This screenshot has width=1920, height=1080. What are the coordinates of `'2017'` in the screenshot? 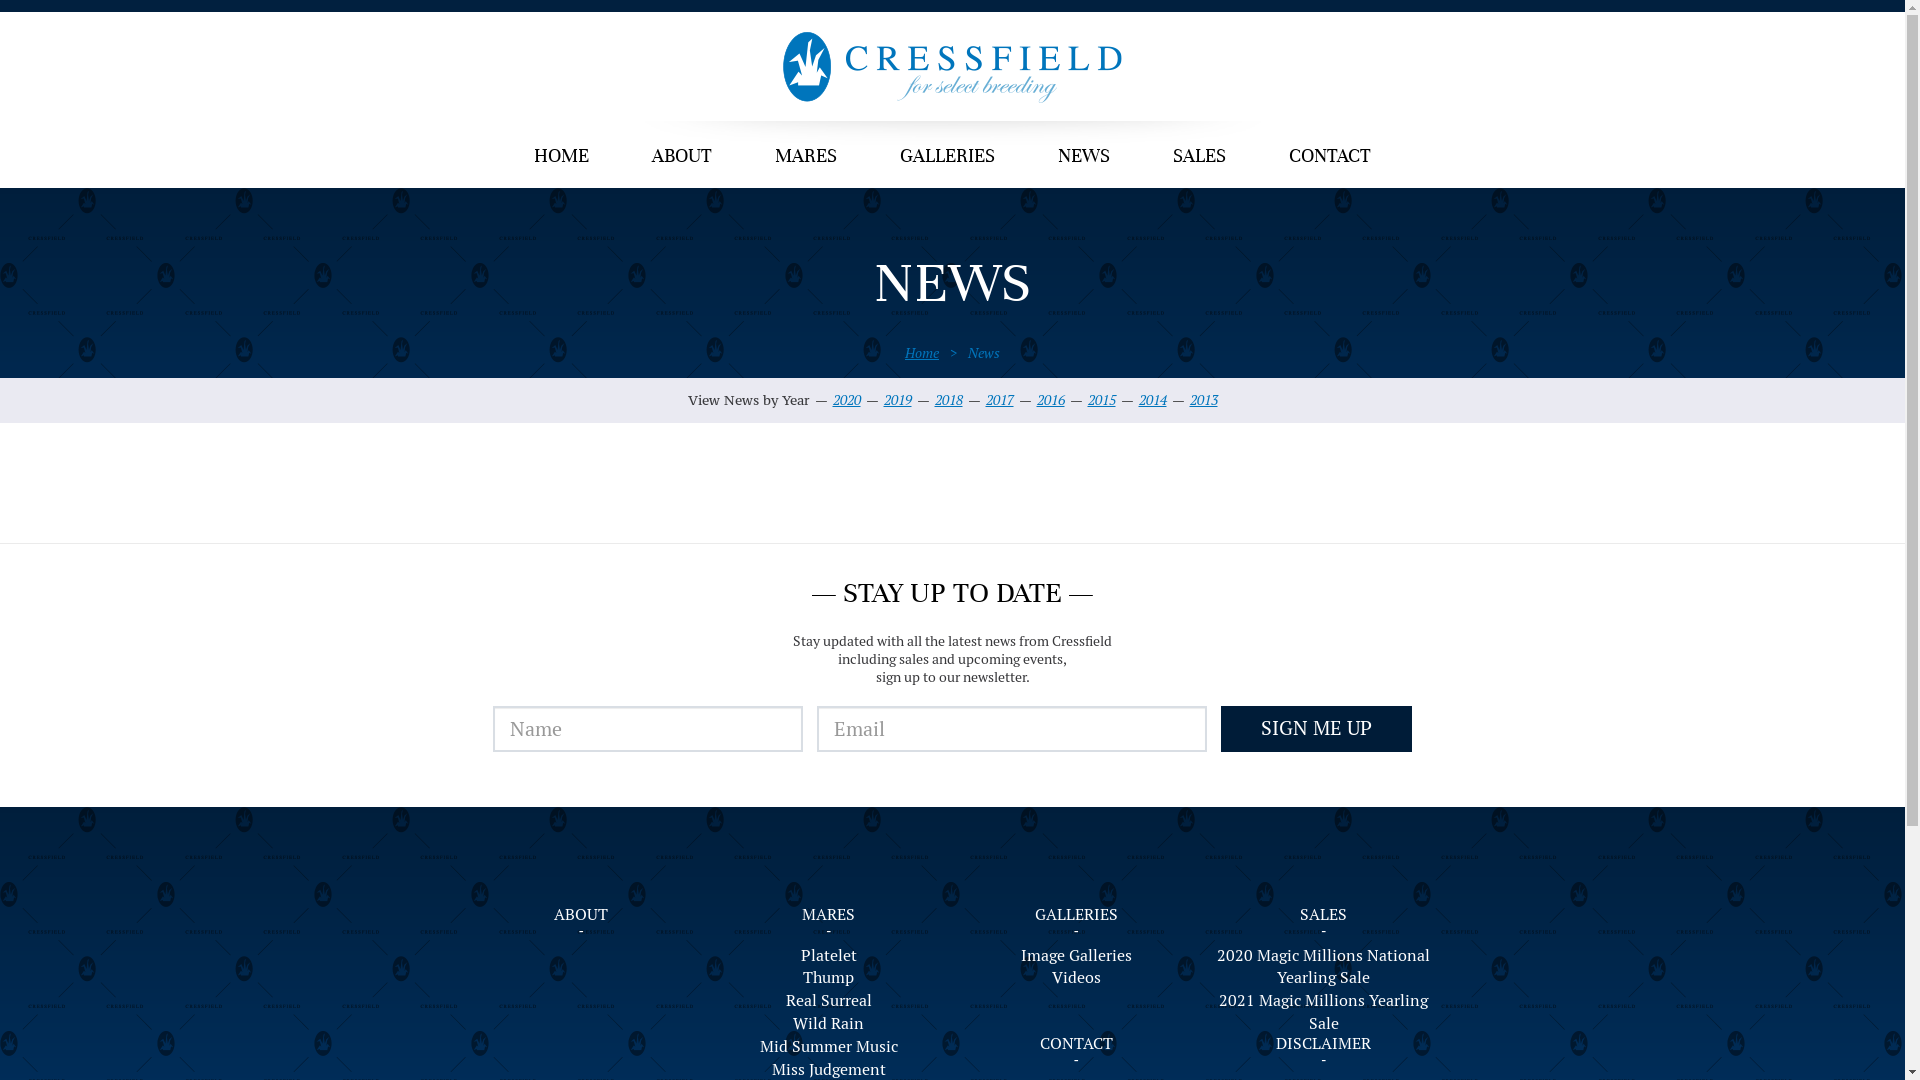 It's located at (985, 400).